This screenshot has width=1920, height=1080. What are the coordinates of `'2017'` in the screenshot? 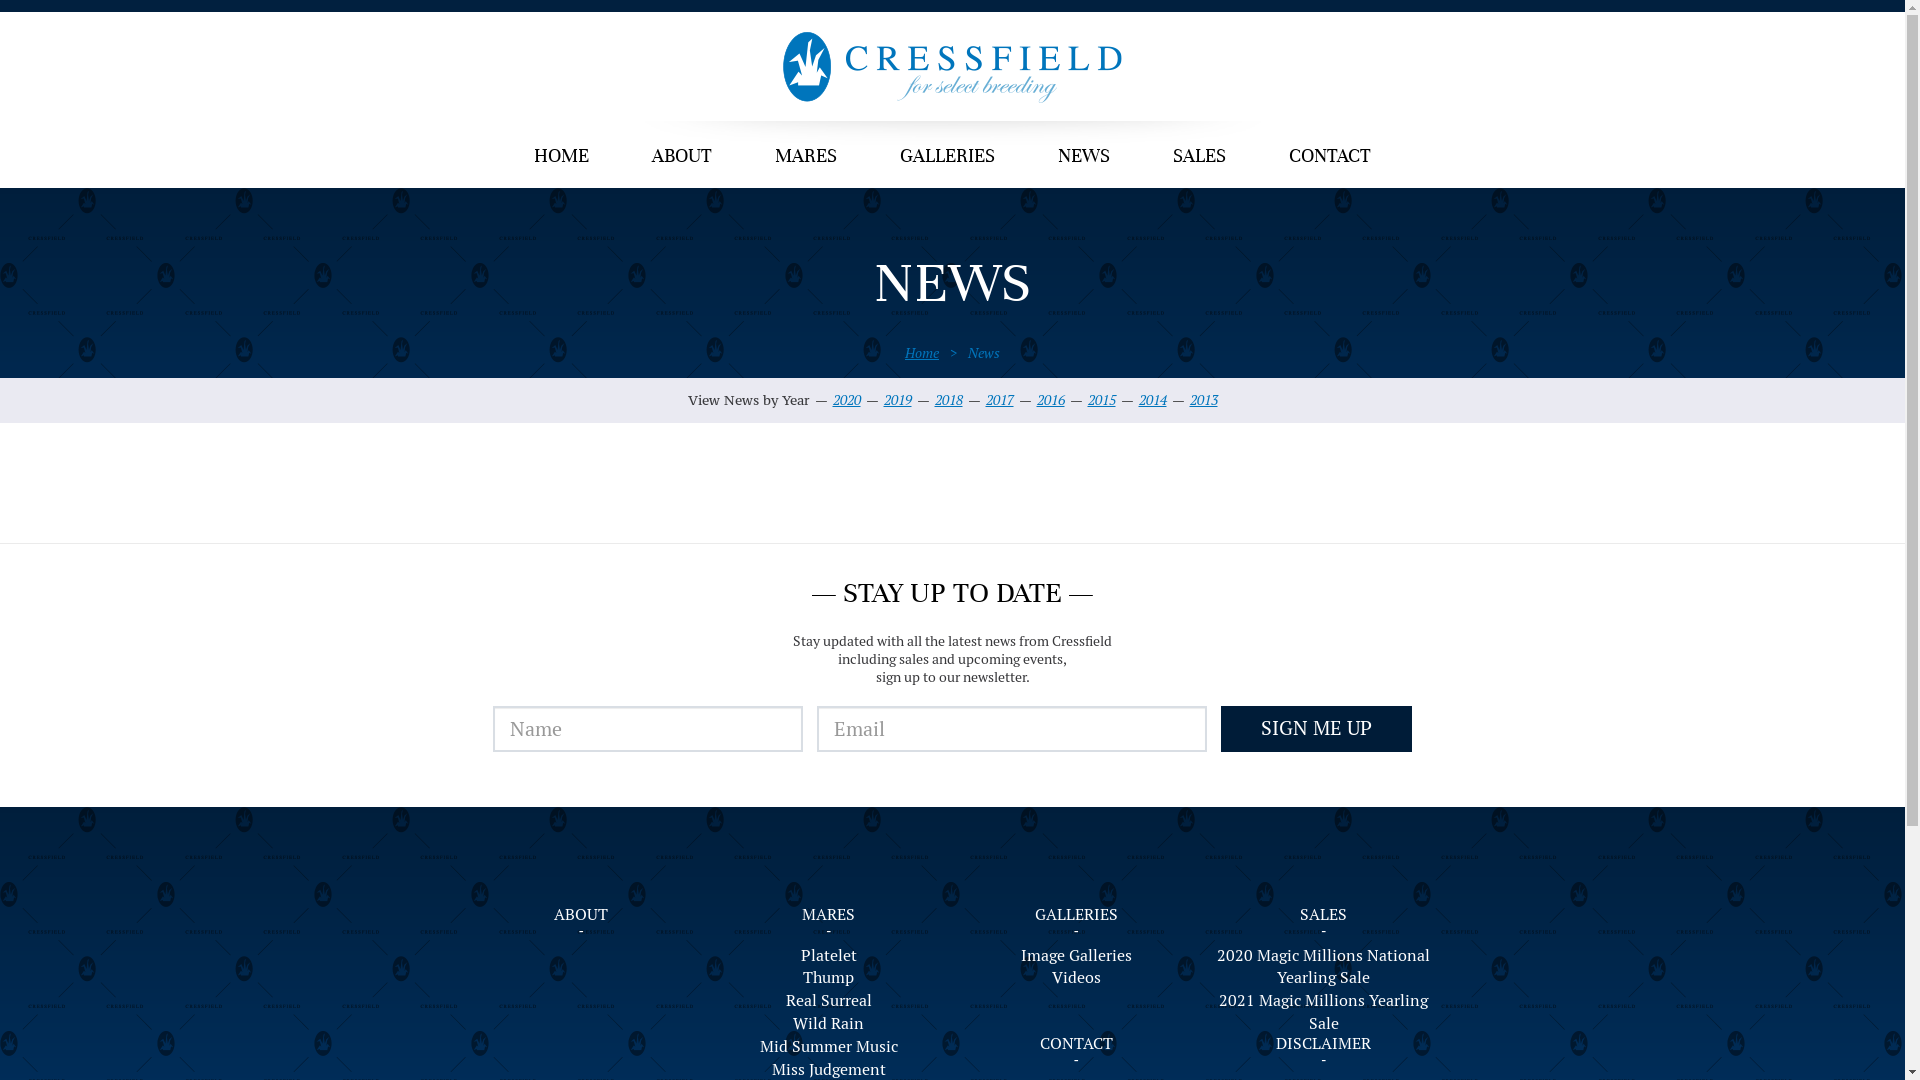 It's located at (985, 400).